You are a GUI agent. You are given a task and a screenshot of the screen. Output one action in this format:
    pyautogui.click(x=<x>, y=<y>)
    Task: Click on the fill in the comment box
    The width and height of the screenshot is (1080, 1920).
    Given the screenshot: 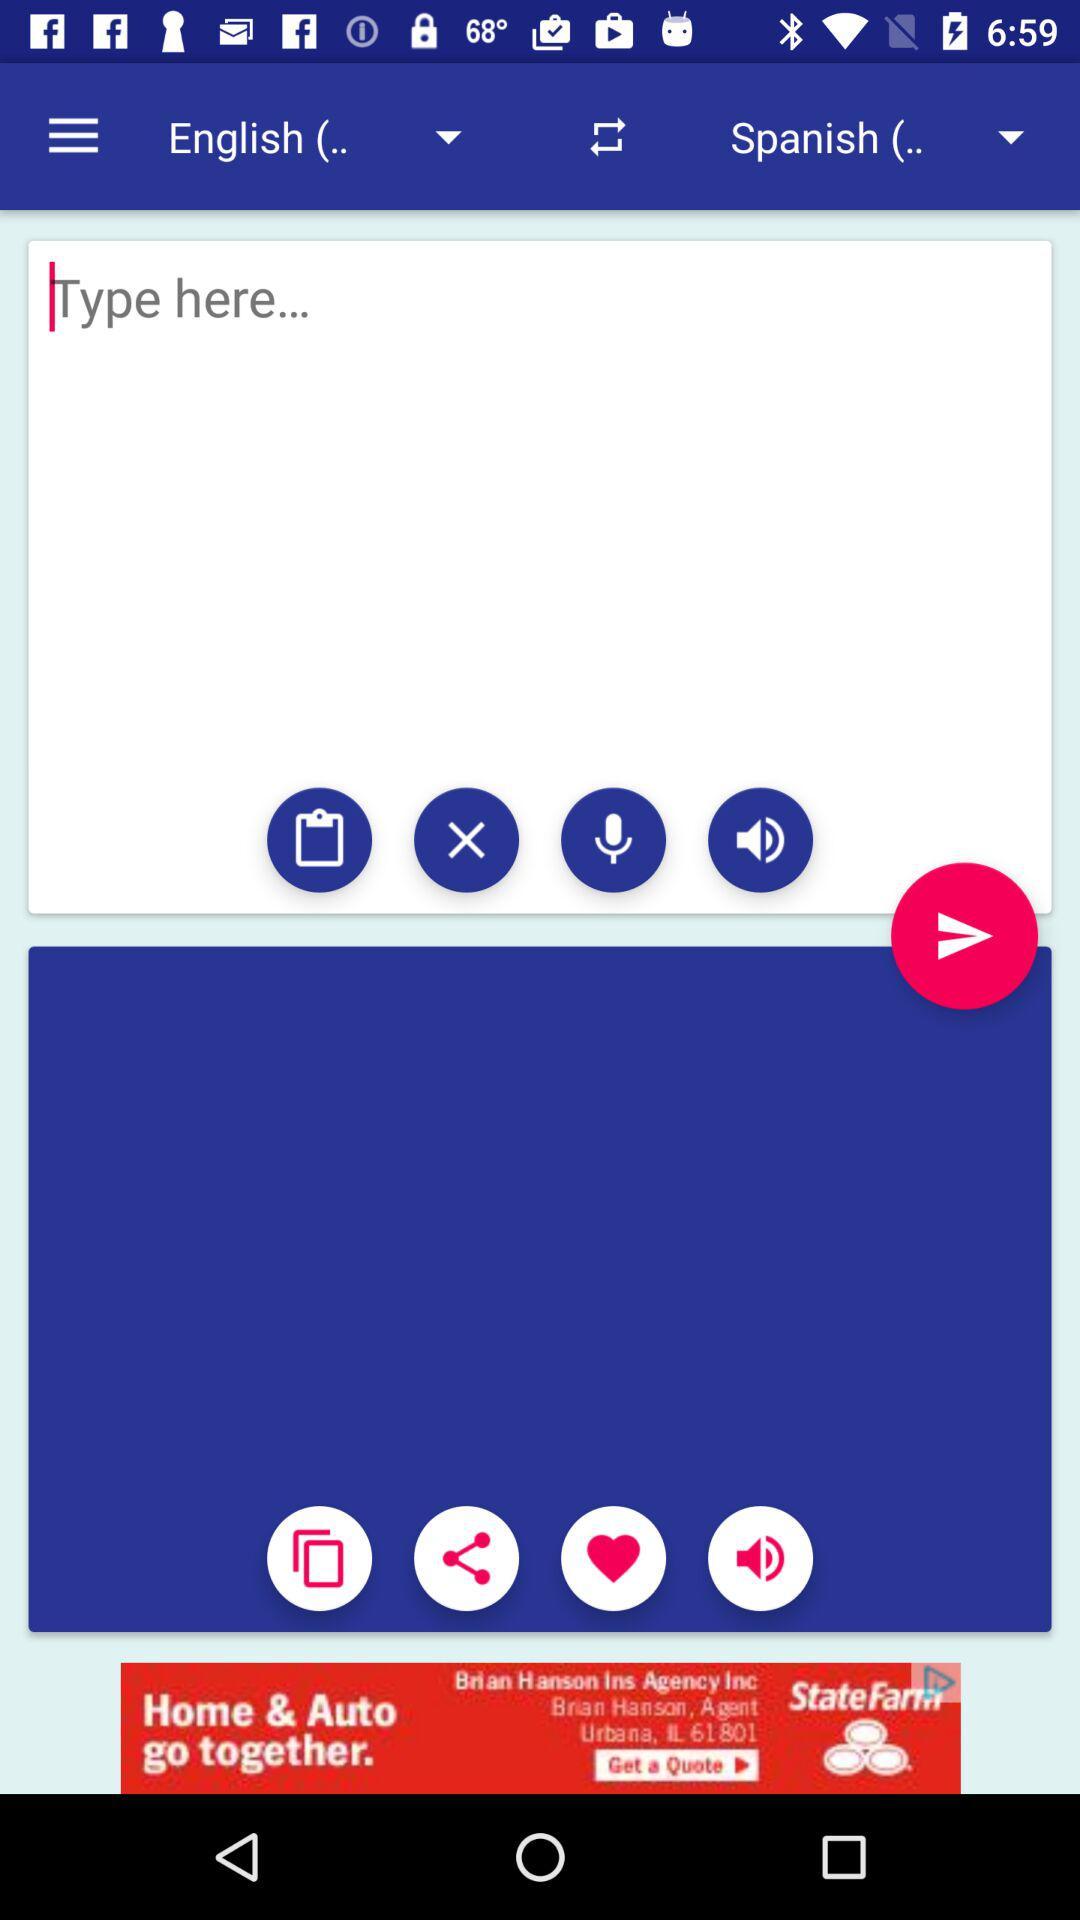 What is the action you would take?
    pyautogui.click(x=540, y=1004)
    